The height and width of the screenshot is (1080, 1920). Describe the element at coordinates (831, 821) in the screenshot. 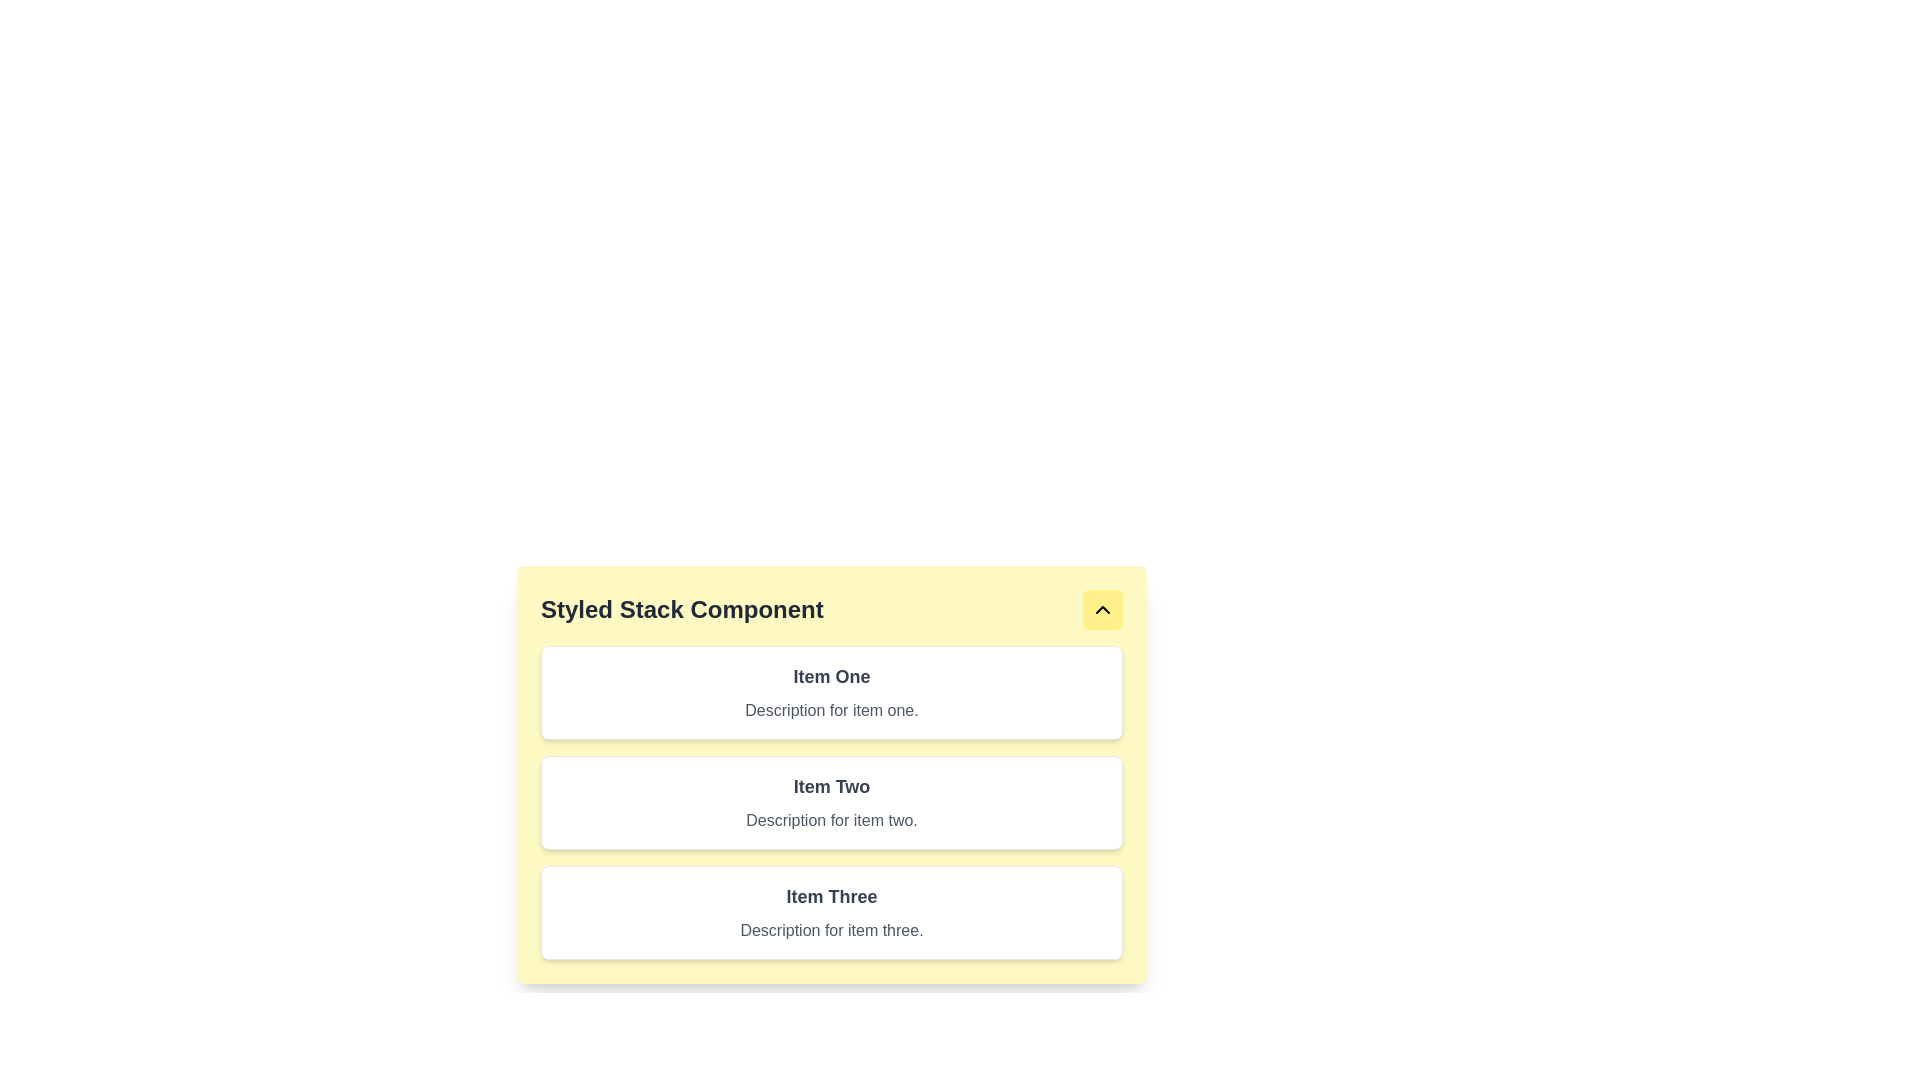

I see `descriptive text located below the title 'Item Two' in the middle card of the vertically stacked layout` at that location.